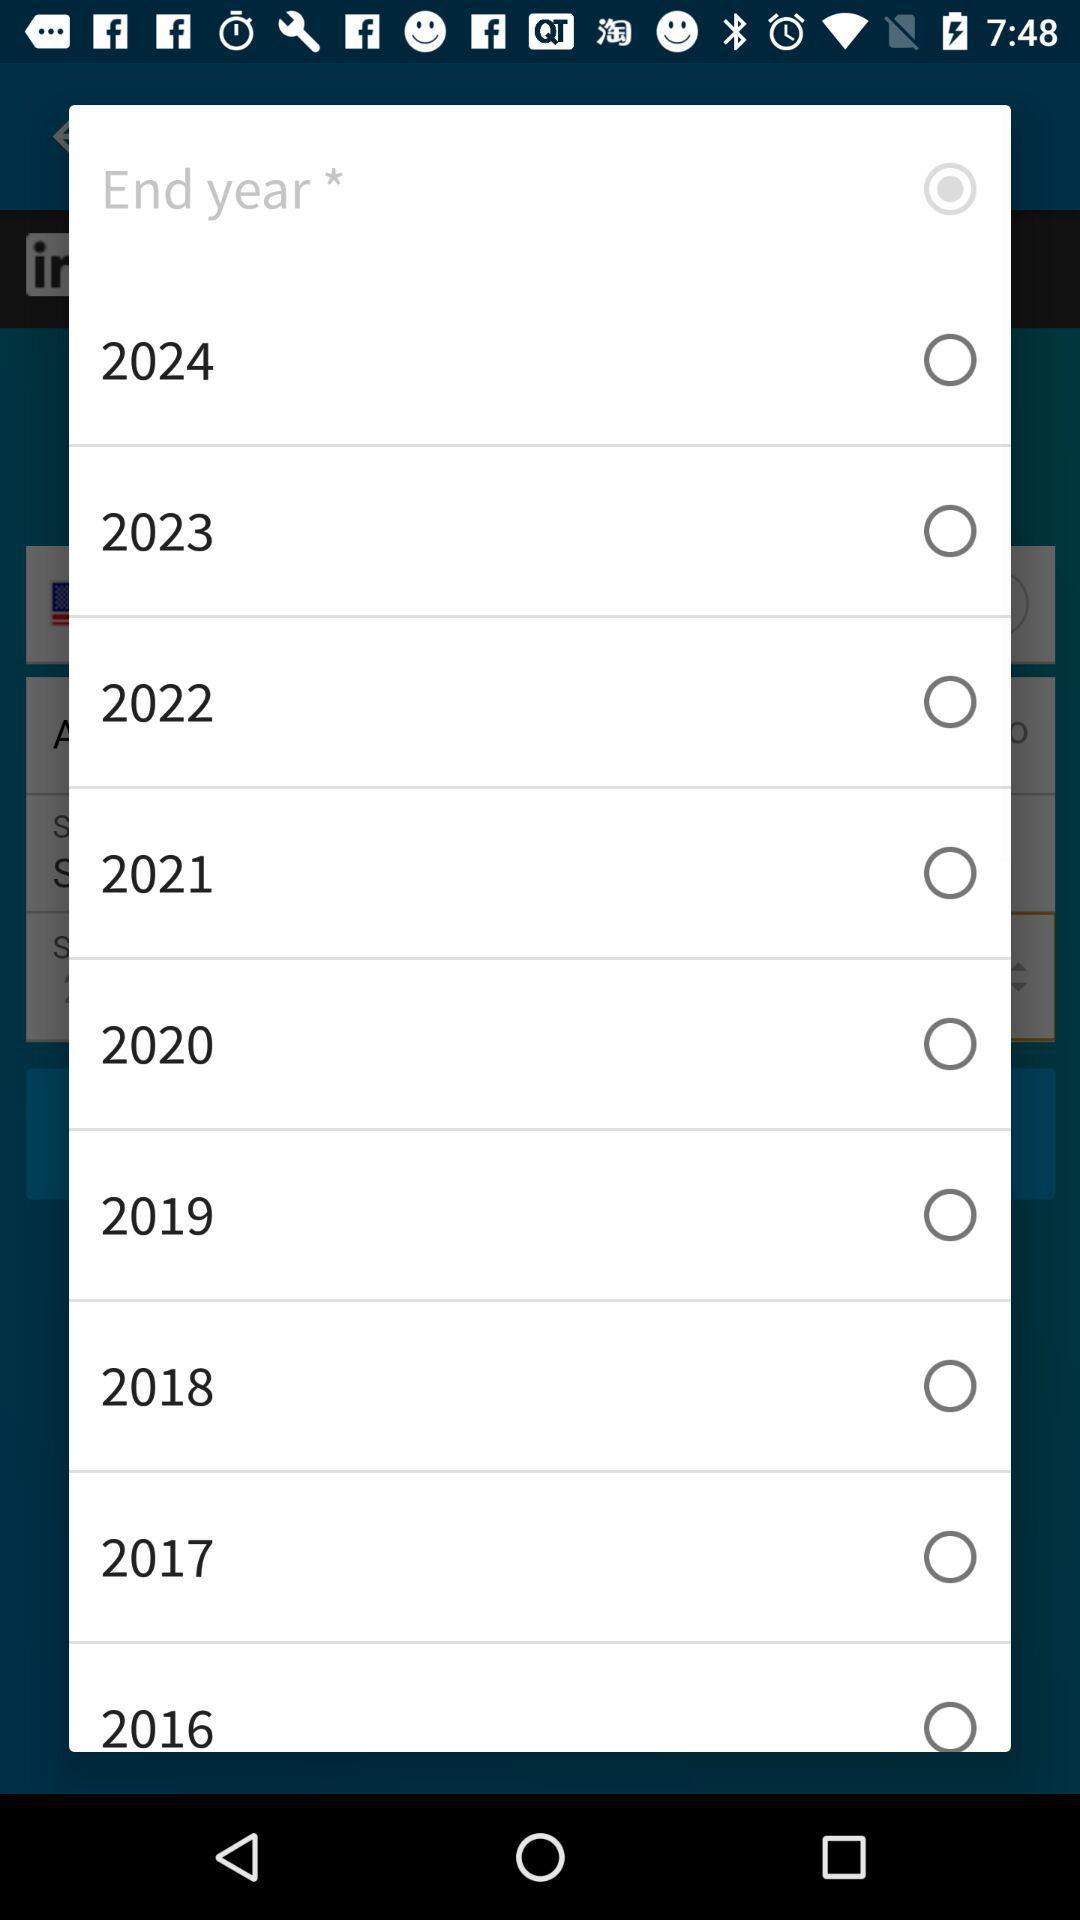 The image size is (1080, 1920). Describe the element at coordinates (540, 1385) in the screenshot. I see `the 2018 item` at that location.